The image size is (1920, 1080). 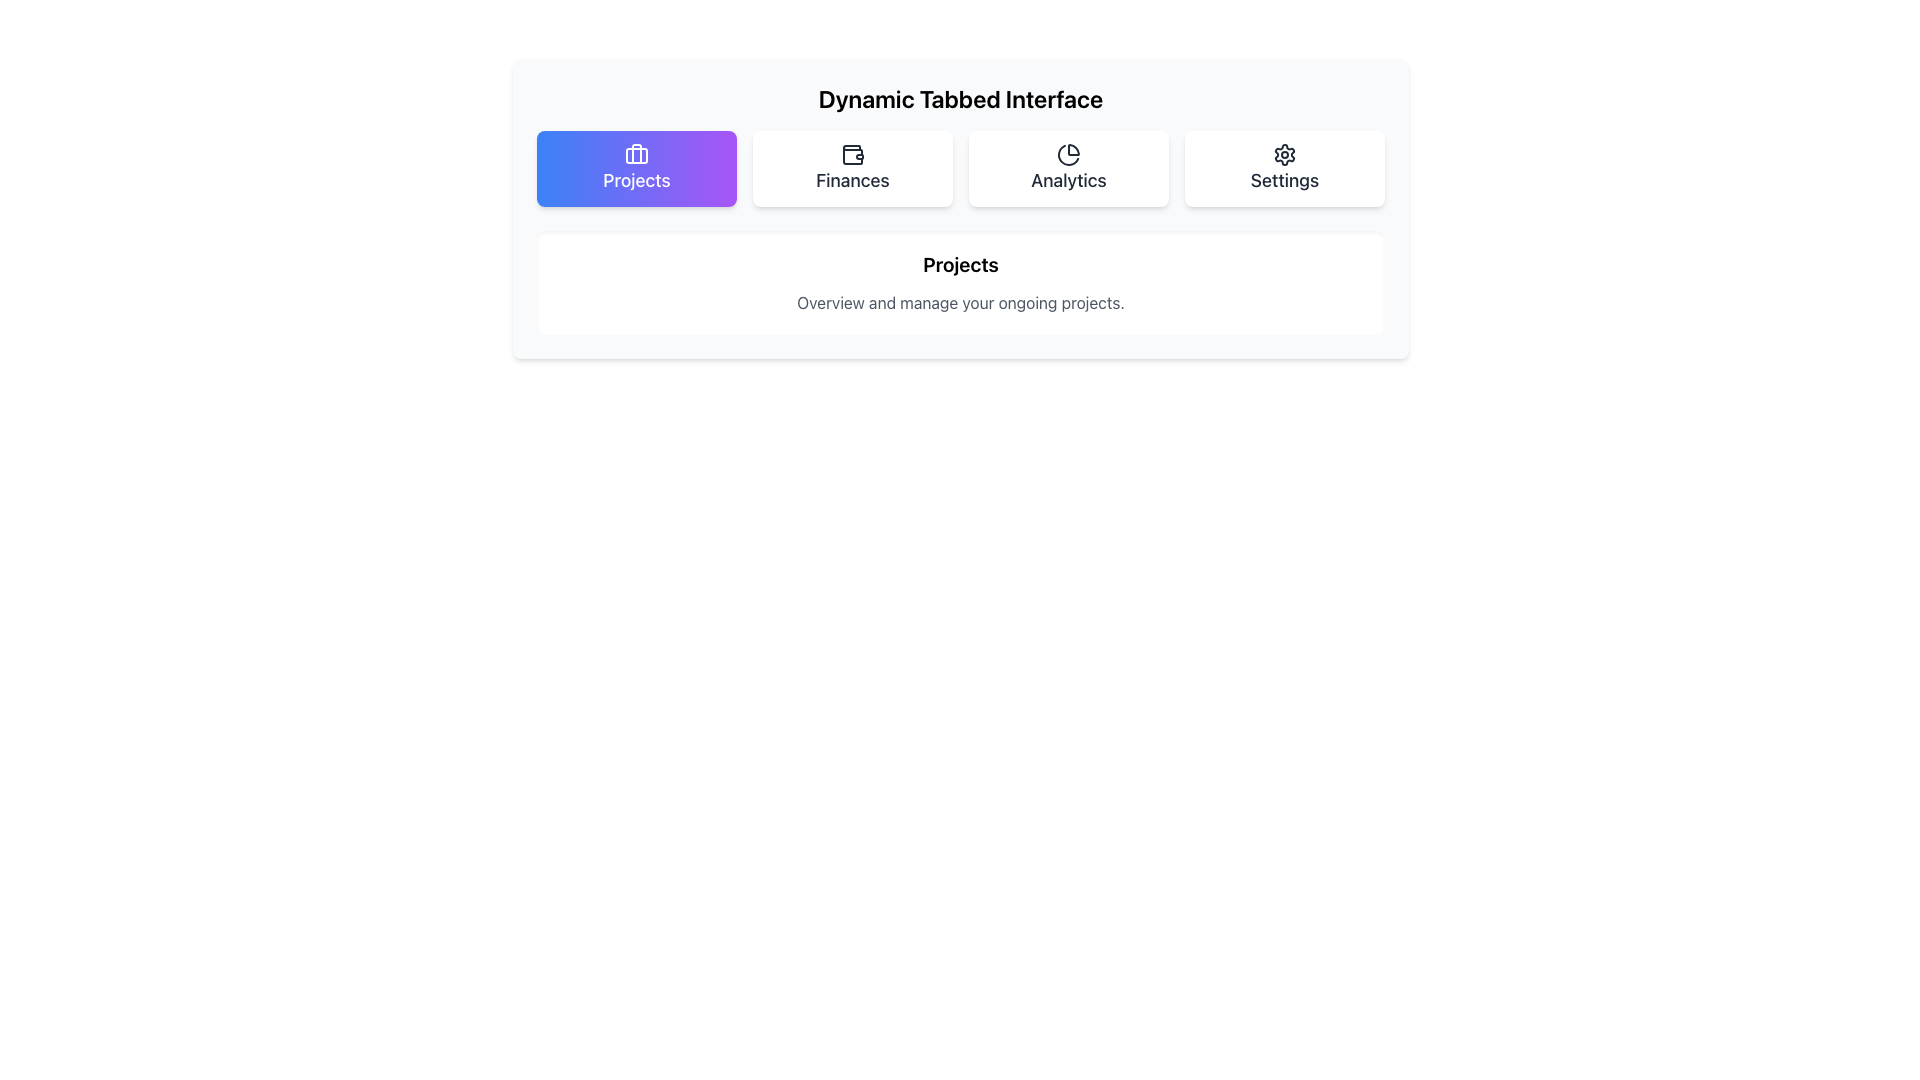 What do you see at coordinates (1285, 168) in the screenshot?
I see `the 'Settings' button, which is the fourth button in a horizontal series of four buttons in the navigation bar` at bounding box center [1285, 168].